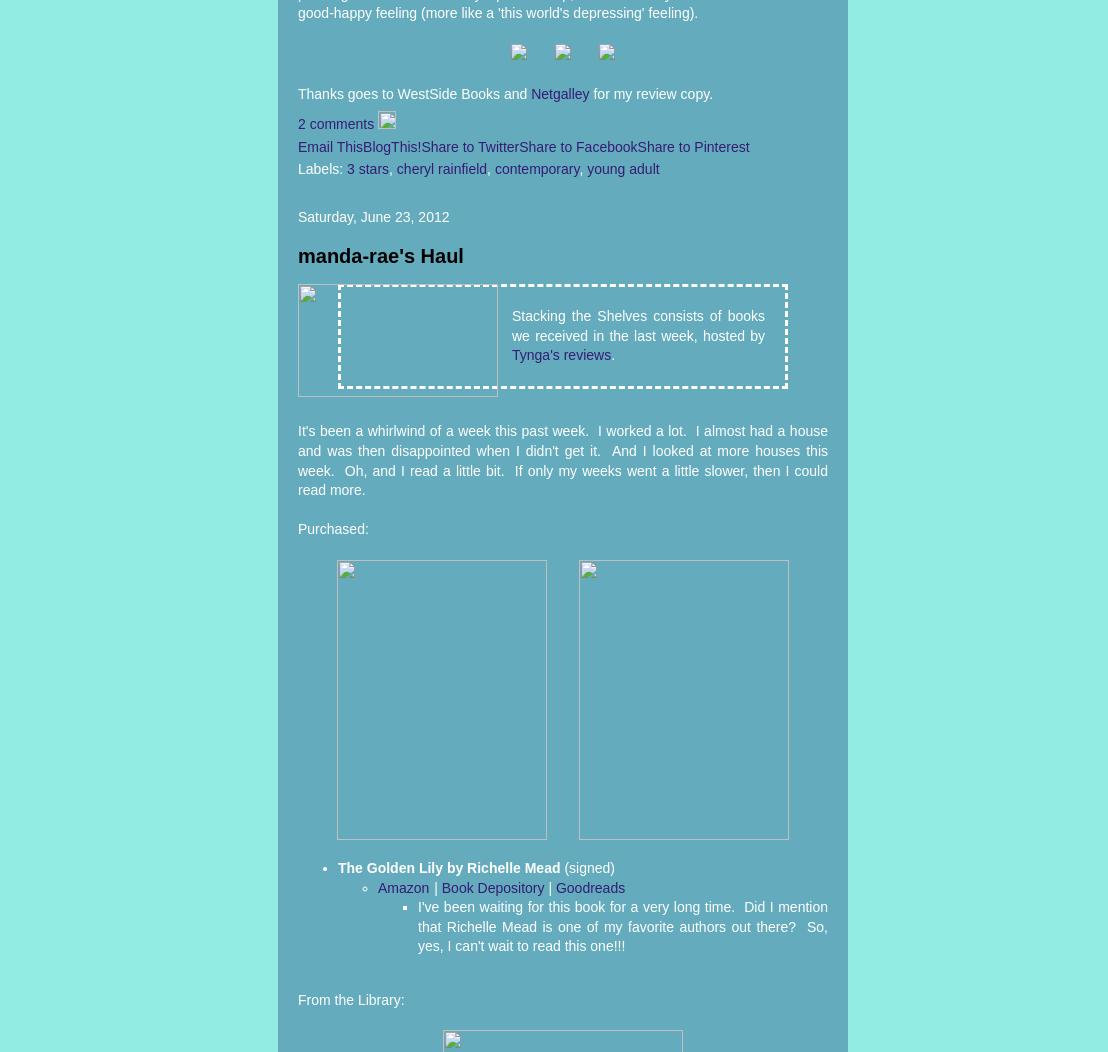 This screenshot has height=1052, width=1108. What do you see at coordinates (562, 460) in the screenshot?
I see `'It's been a whirlwind of a week this past week.  I worked a lot.  I almost had a house and was then disappointed when I didn't get it.  And I looked at more houses this week.  Oh, and I read a little bit.  If only my weeks went a little slower, then I could read more.'` at bounding box center [562, 460].